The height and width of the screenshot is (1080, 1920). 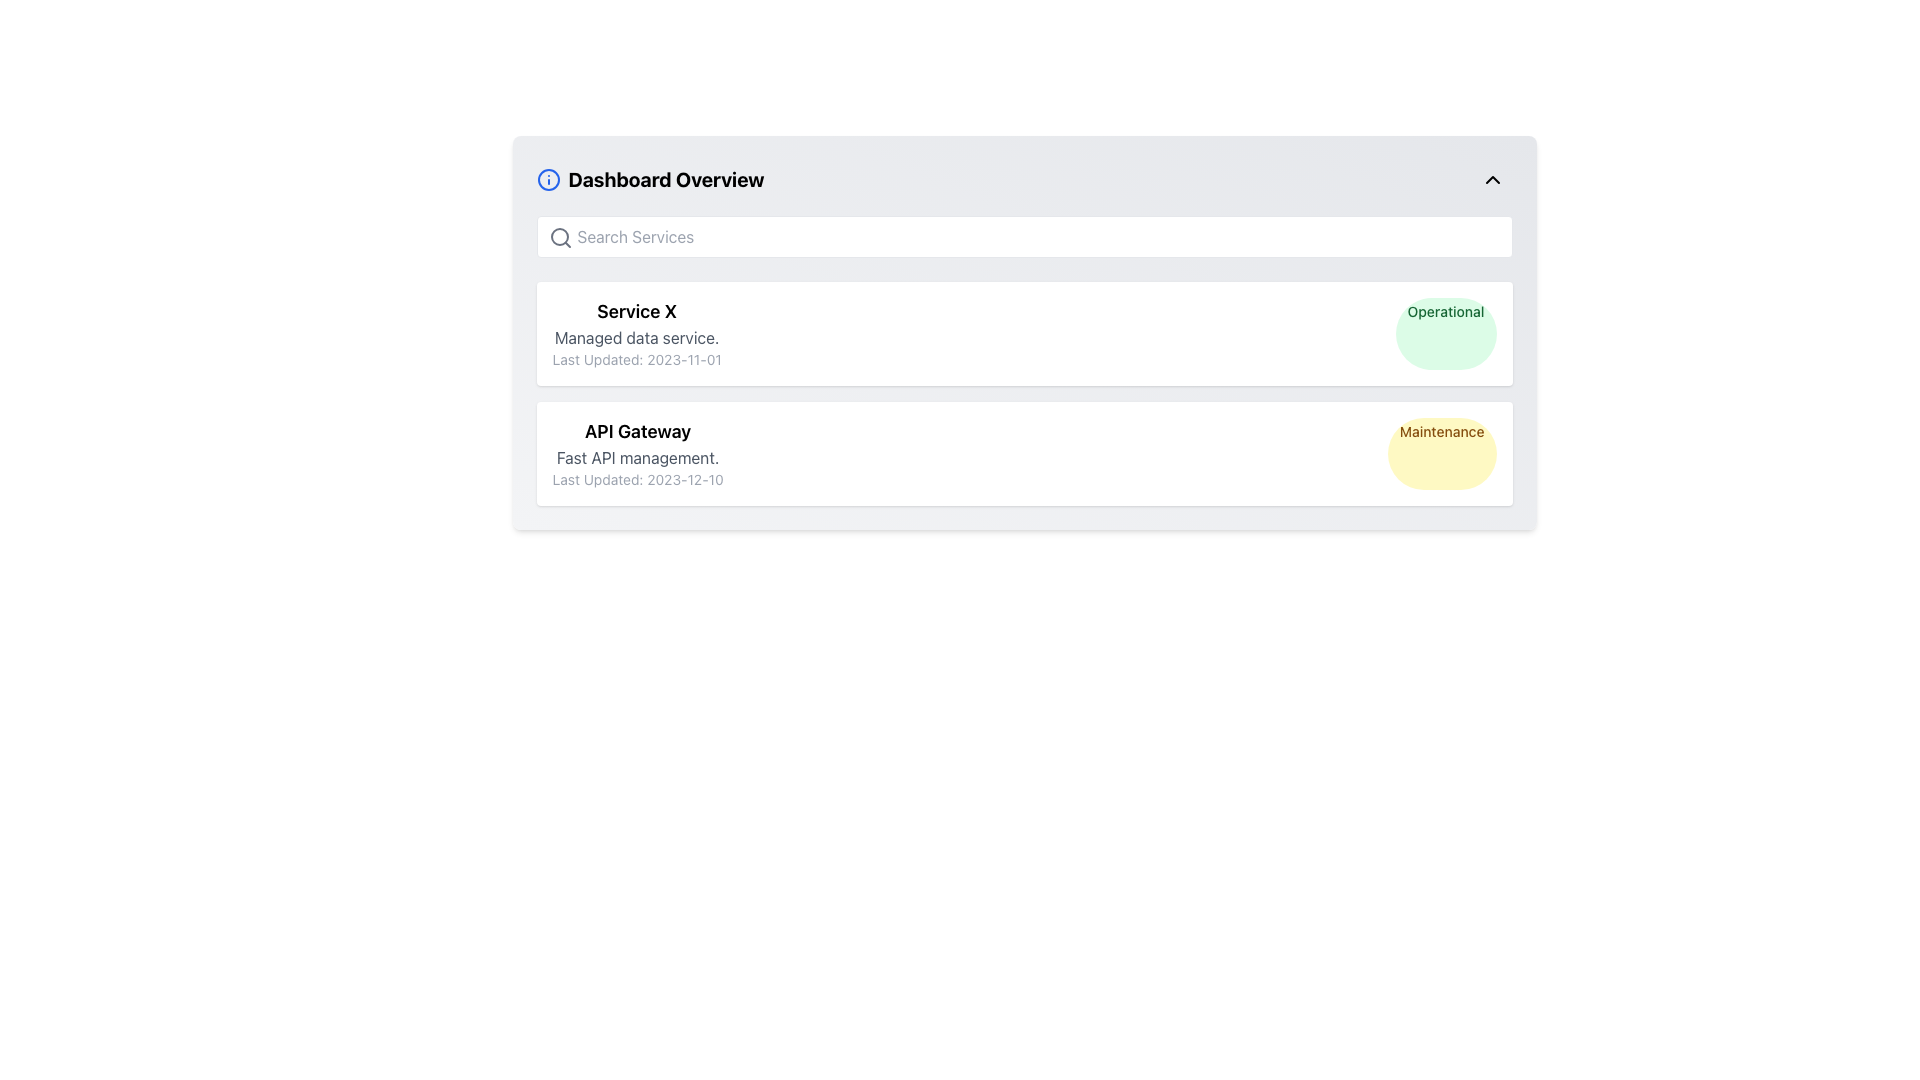 I want to click on the informational icon located at the far left of the 'Dashboard Overview' header, so click(x=548, y=180).